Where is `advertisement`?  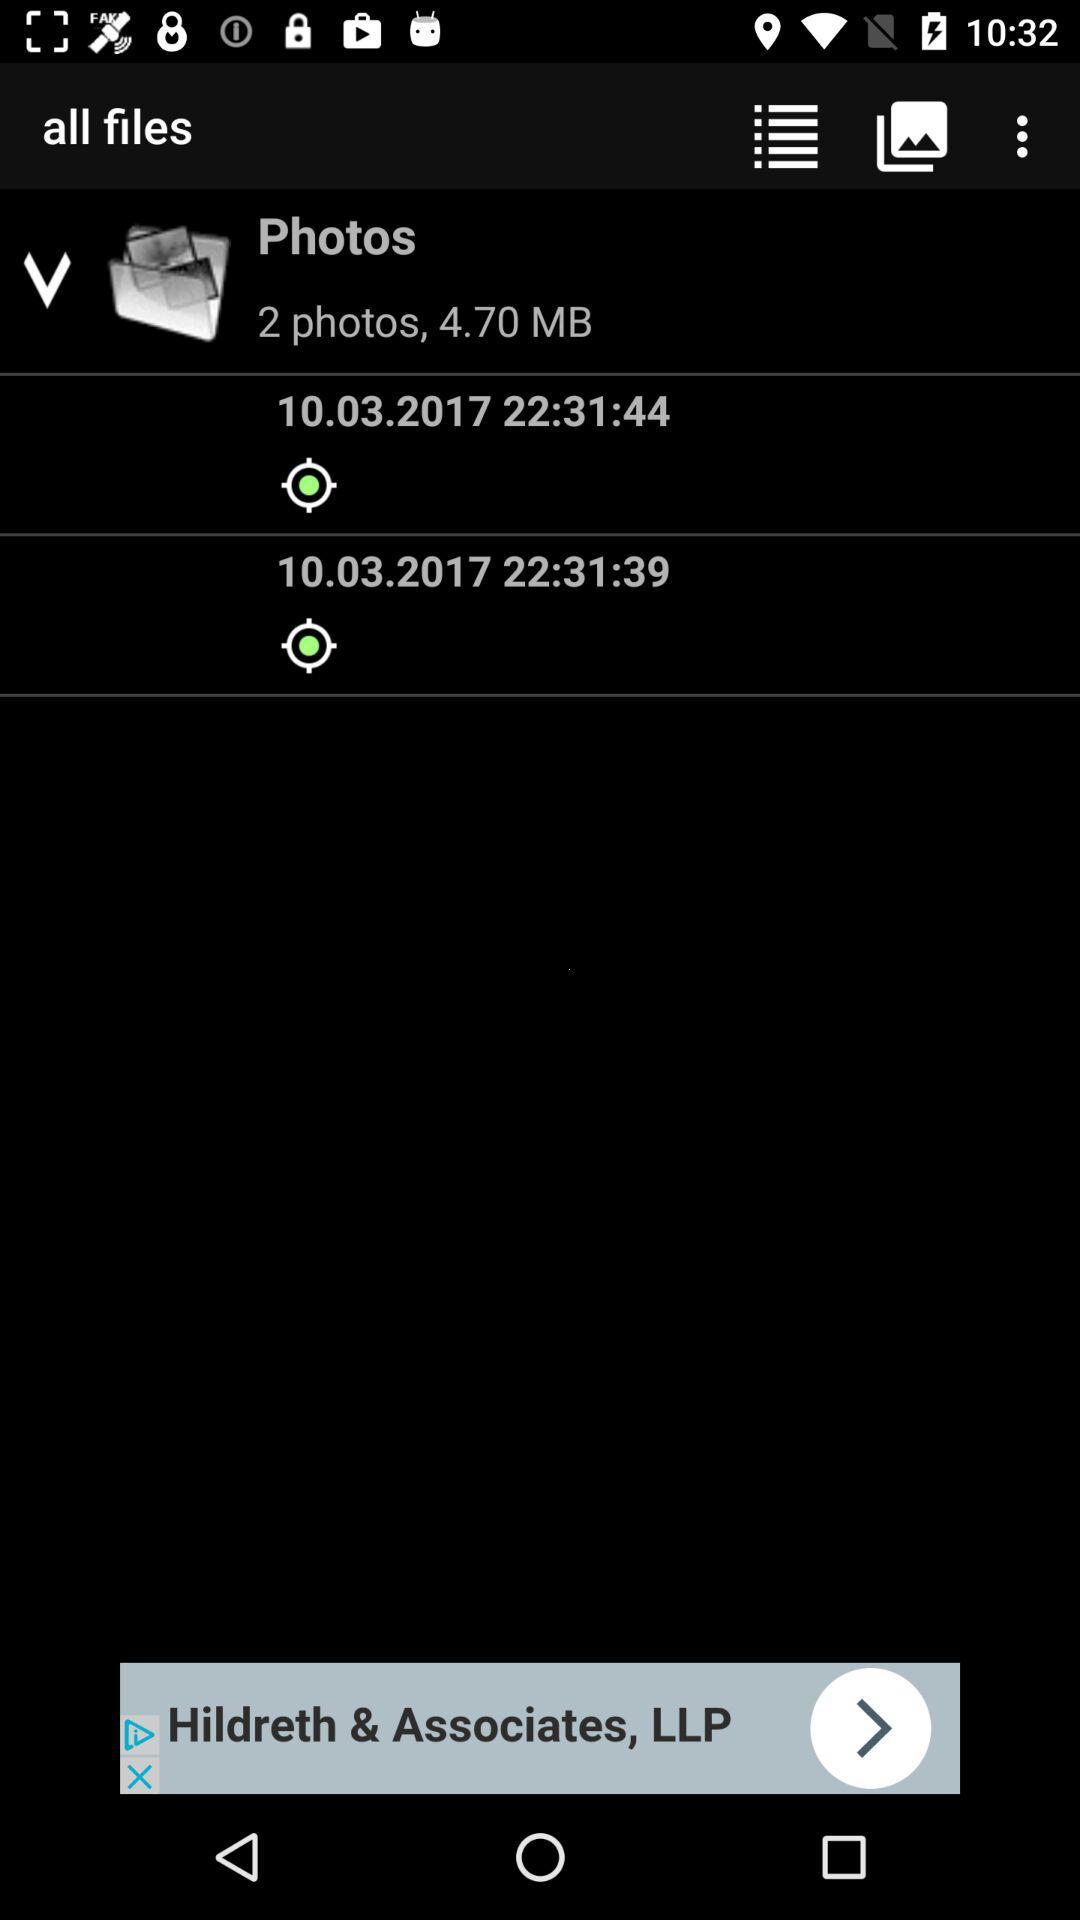 advertisement is located at coordinates (540, 1727).